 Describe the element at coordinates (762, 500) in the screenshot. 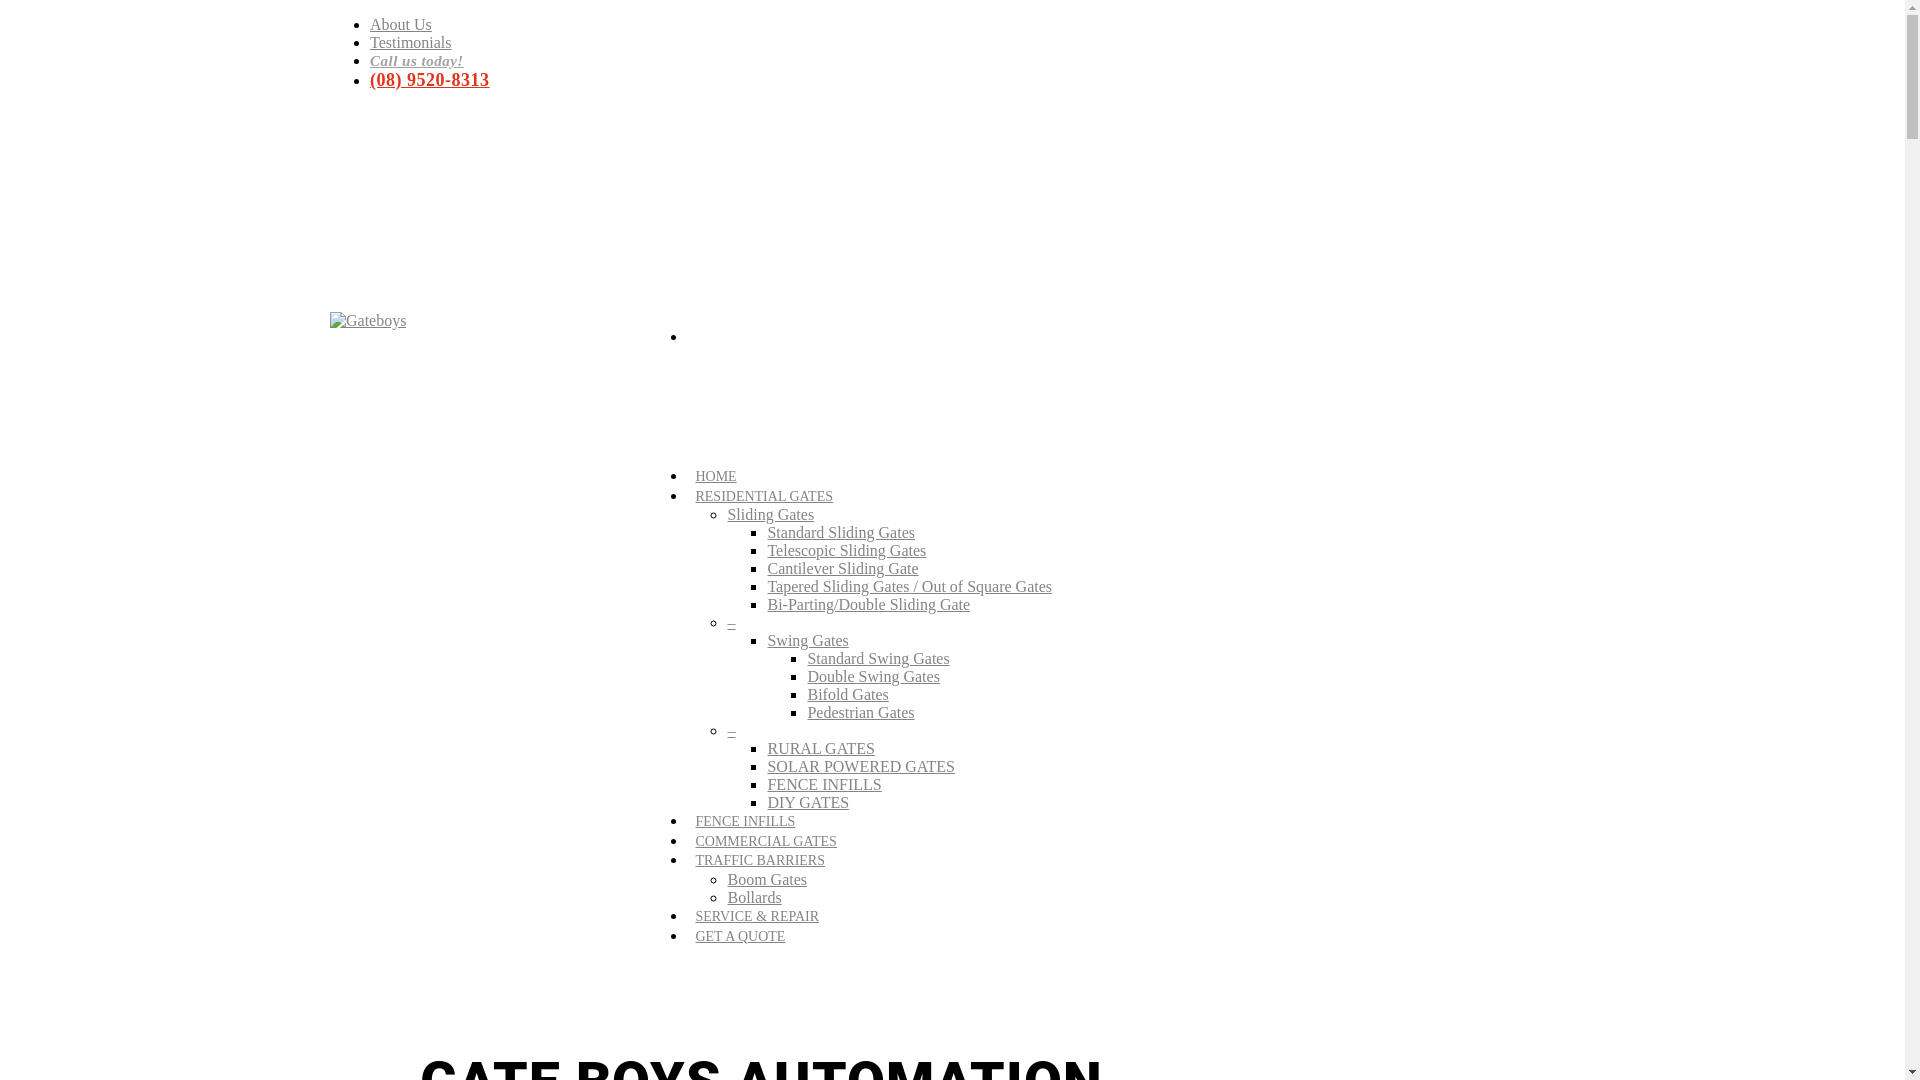

I see `'RESIDENTIAL GATES'` at that location.